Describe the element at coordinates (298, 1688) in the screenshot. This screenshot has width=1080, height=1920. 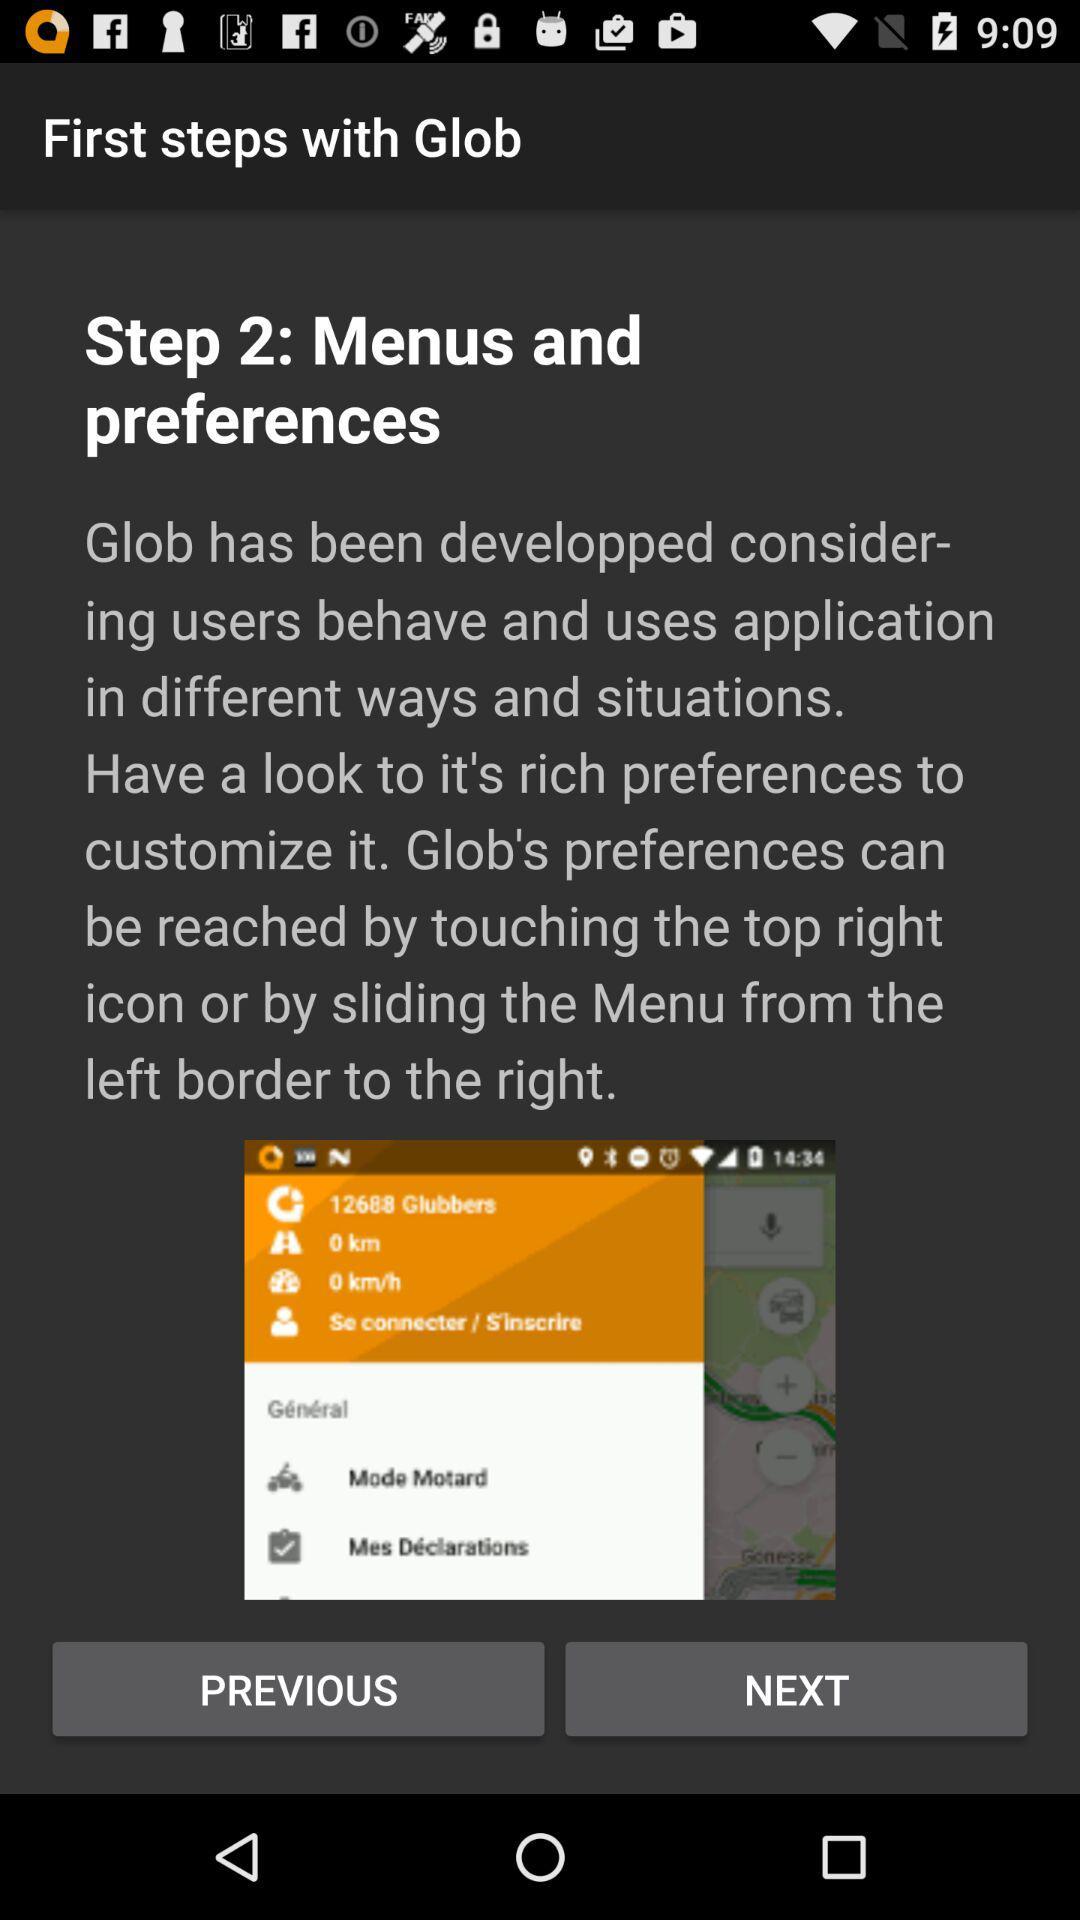
I see `the icon at the bottom left corner` at that location.